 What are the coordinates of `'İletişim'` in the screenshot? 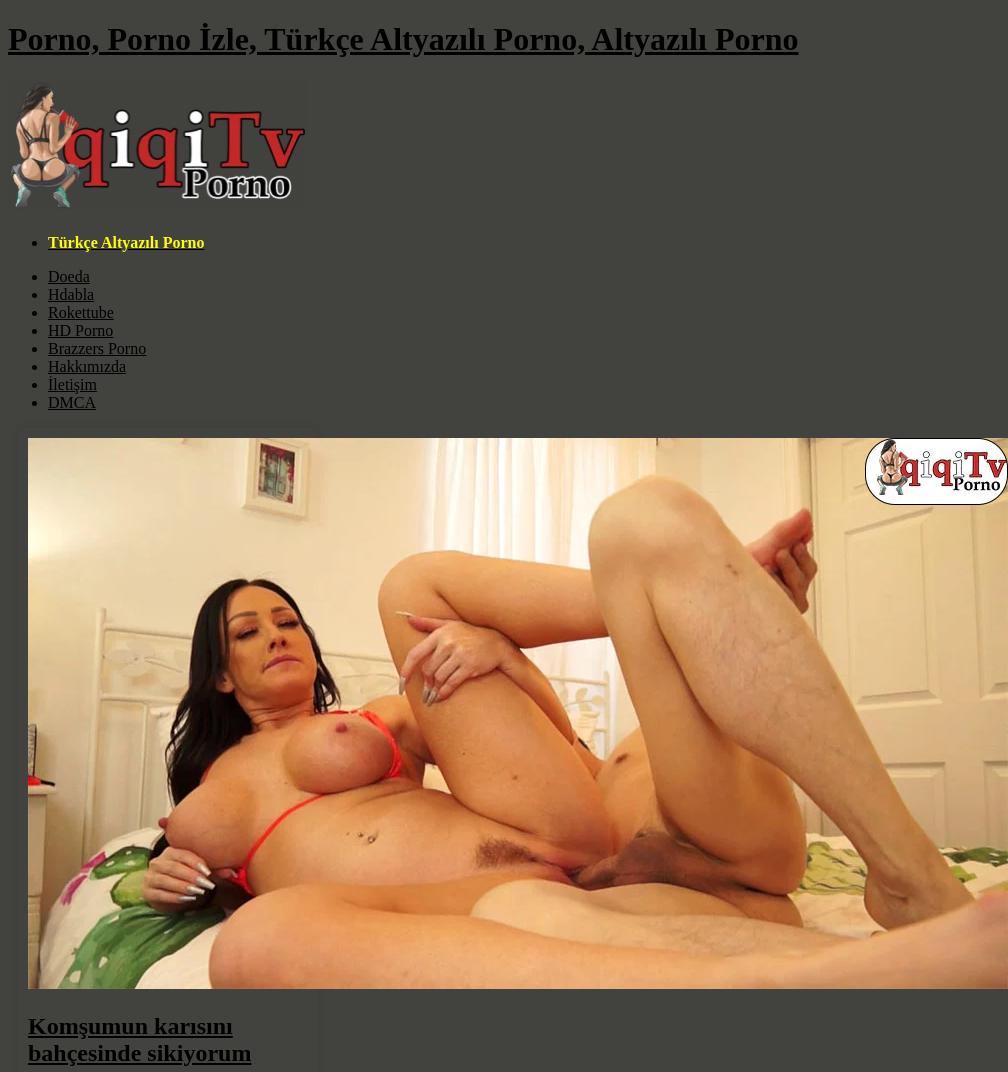 It's located at (71, 383).